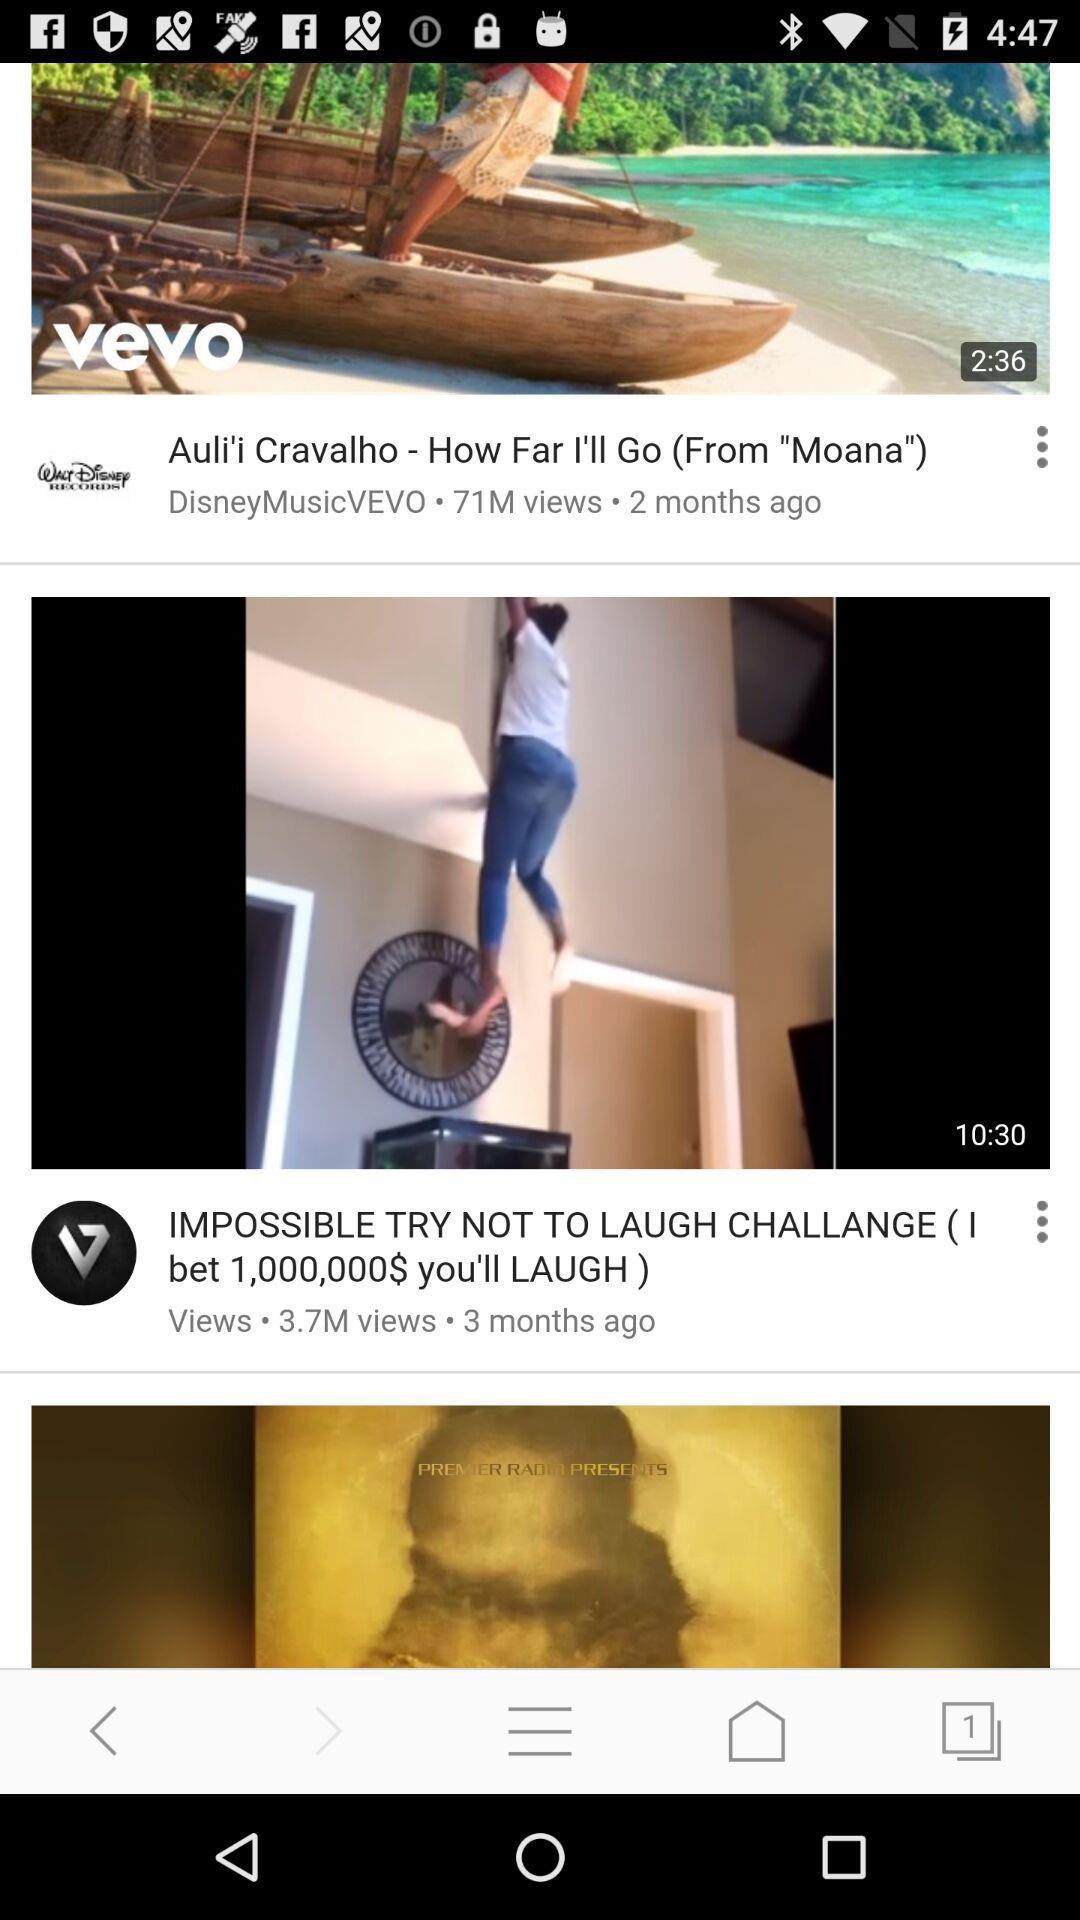 The image size is (1080, 1920). What do you see at coordinates (323, 1730) in the screenshot?
I see `go forward` at bounding box center [323, 1730].